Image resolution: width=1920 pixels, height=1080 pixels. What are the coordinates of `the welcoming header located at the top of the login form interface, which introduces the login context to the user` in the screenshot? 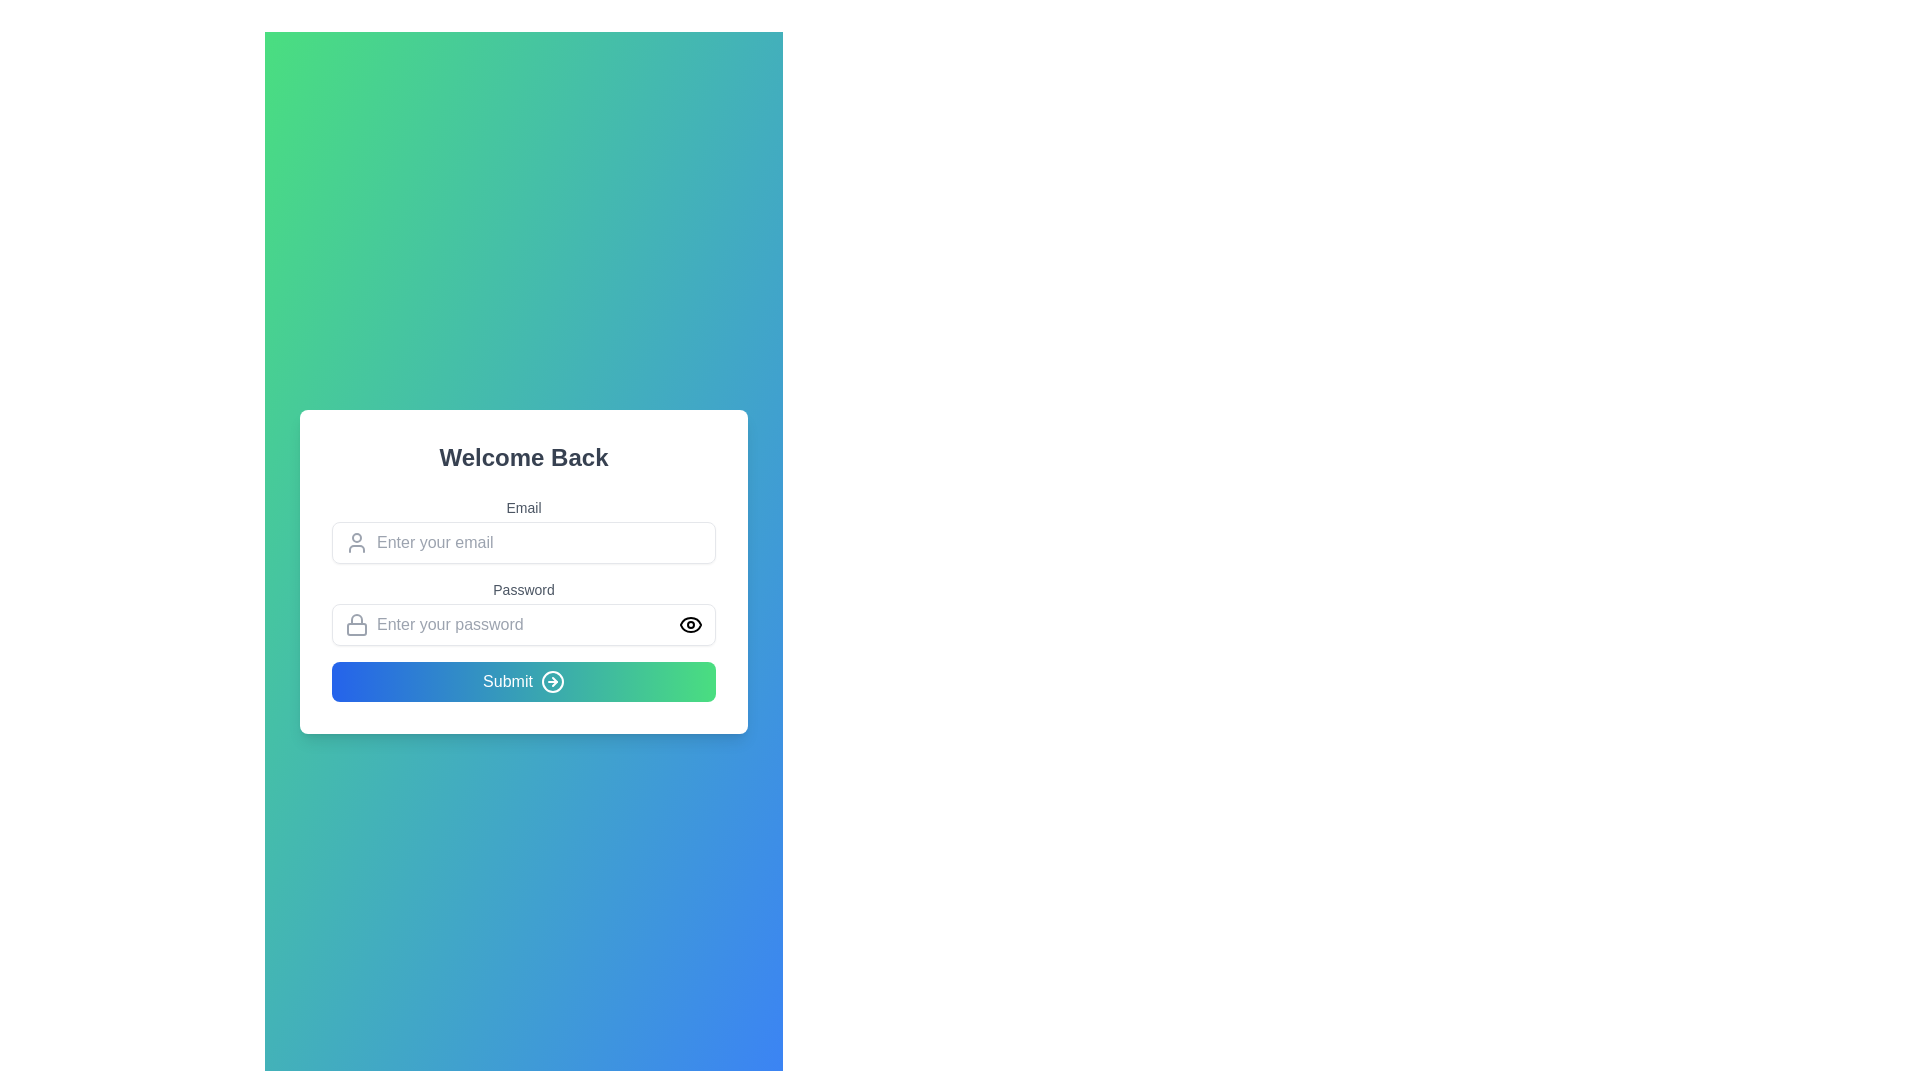 It's located at (523, 458).